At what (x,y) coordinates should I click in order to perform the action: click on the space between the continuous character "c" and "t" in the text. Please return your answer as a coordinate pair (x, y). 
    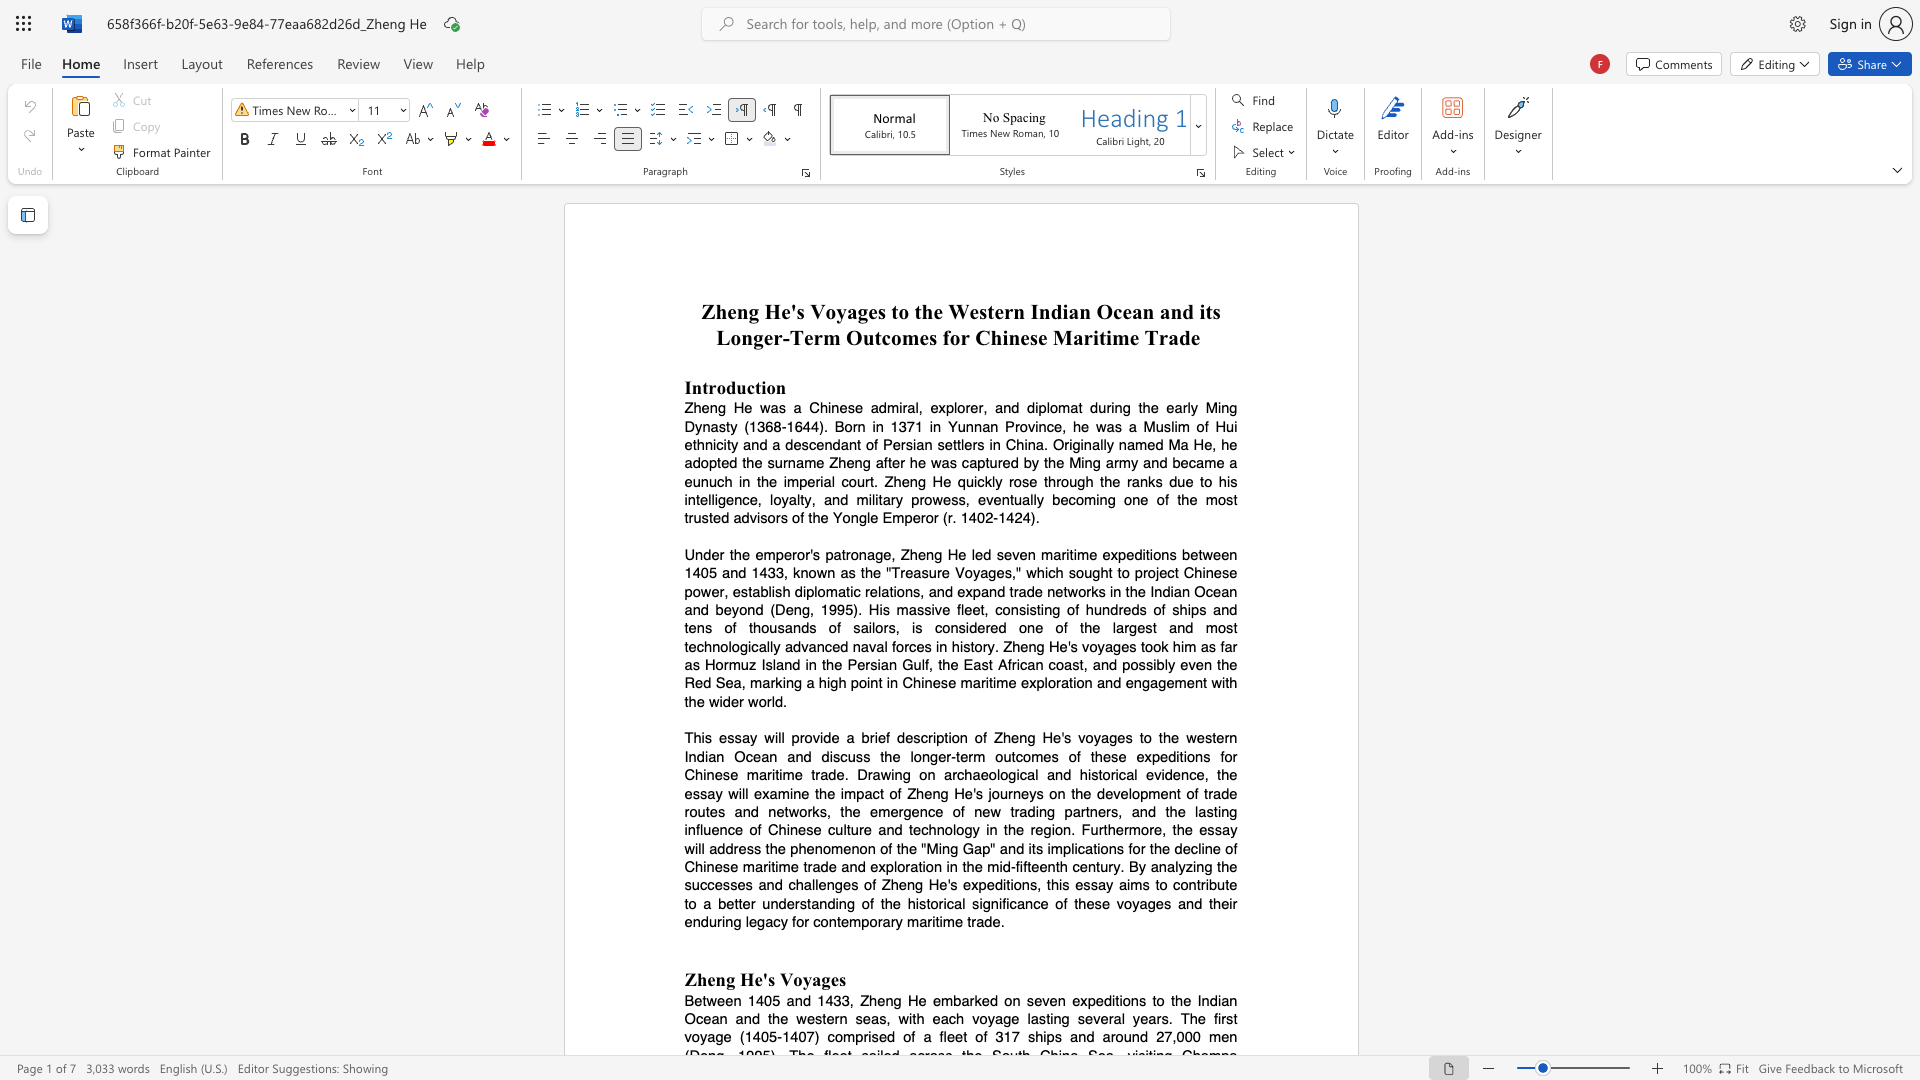
    Looking at the image, I should click on (753, 387).